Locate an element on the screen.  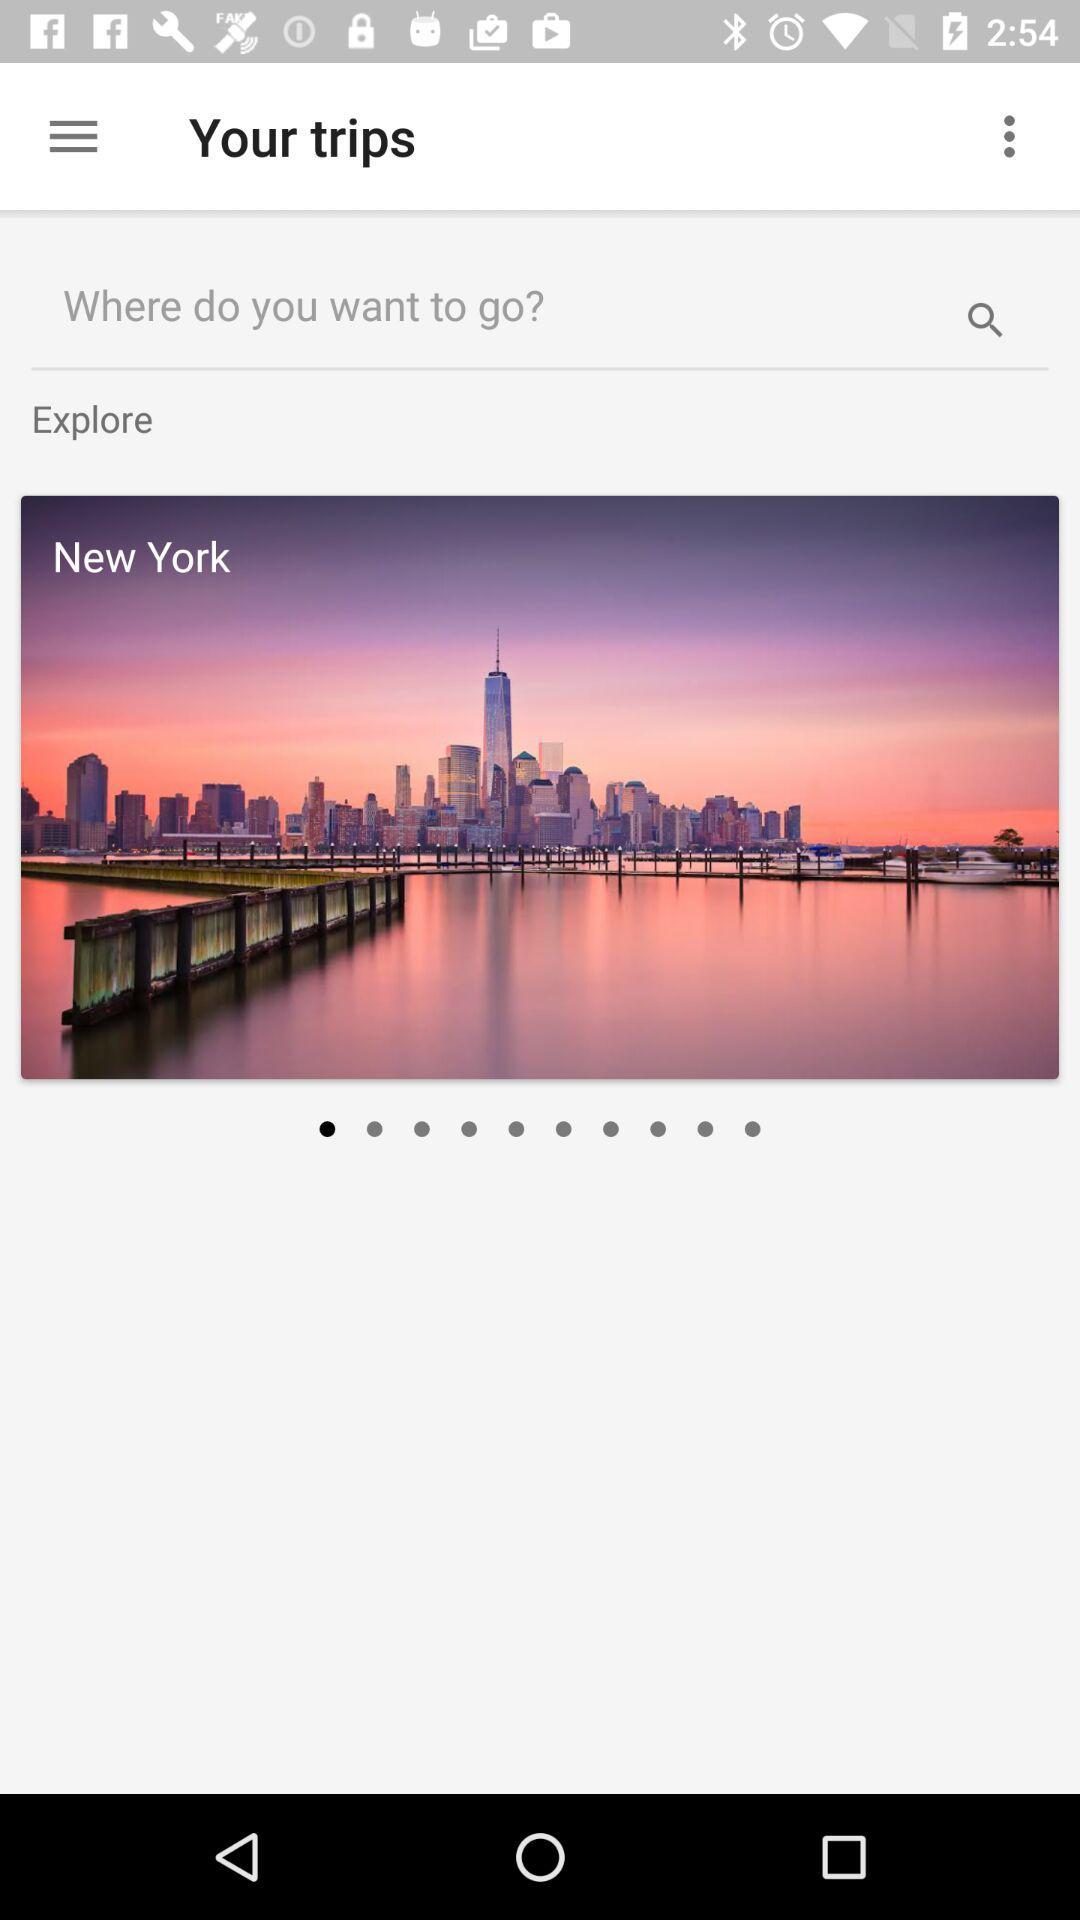
the item to the left of your trips is located at coordinates (72, 135).